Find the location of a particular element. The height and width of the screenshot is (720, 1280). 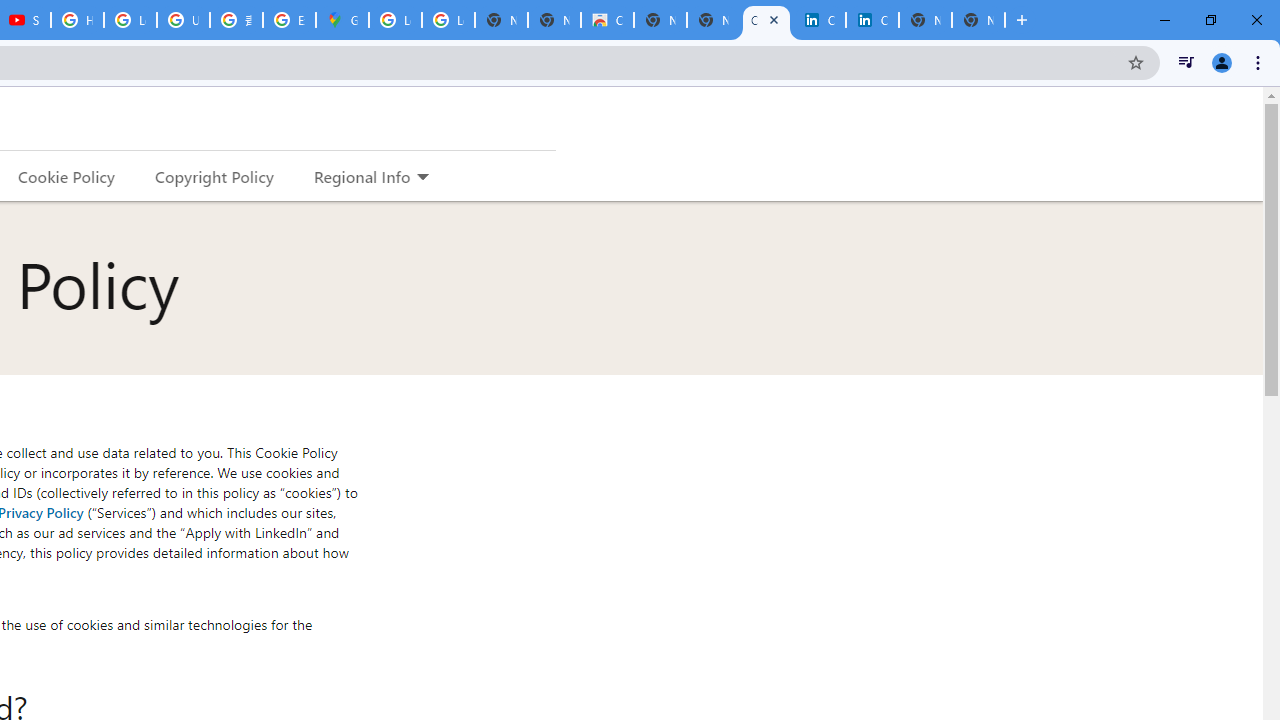

'Regional Info' is located at coordinates (362, 175).